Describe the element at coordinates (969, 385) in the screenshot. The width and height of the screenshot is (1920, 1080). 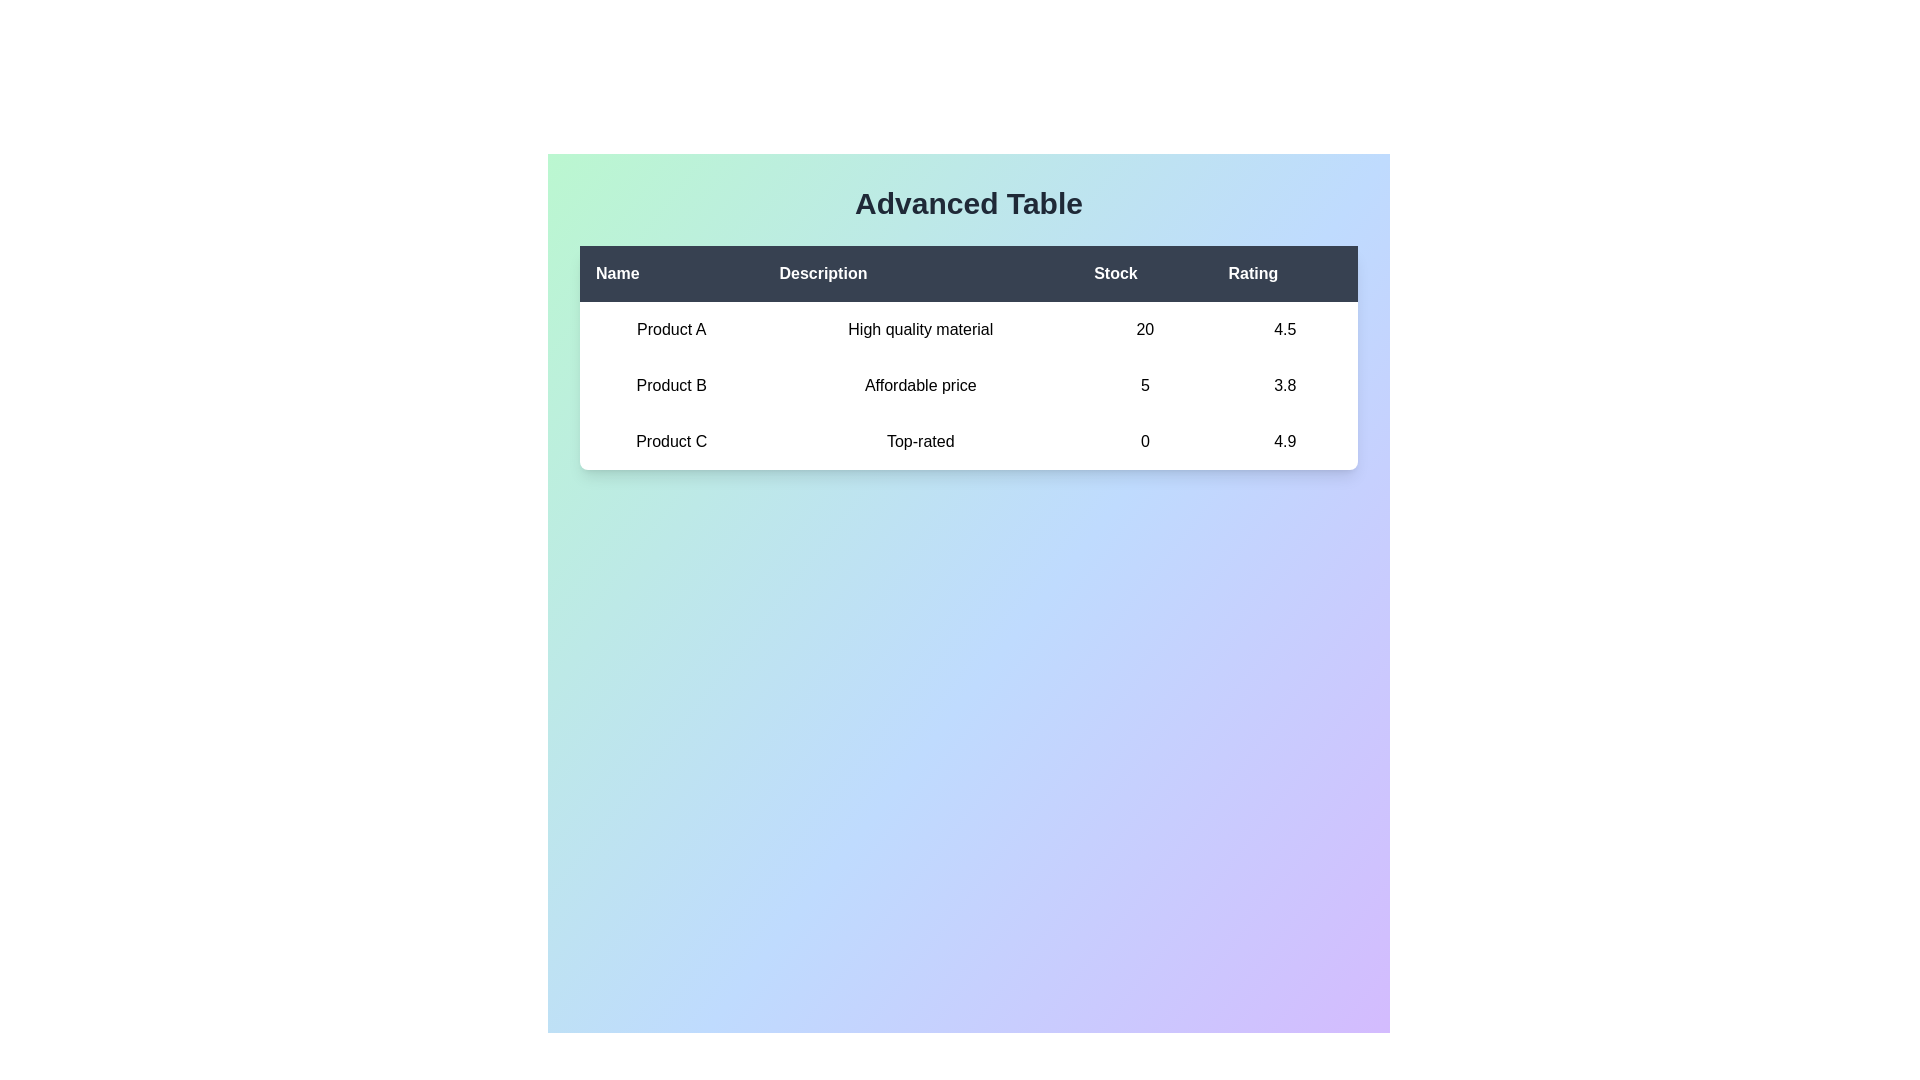
I see `information displayed in the second row of the product table, which includes the product name 'Product B', description 'Affordable price', stock quantity '5', and rating '3.8'` at that location.